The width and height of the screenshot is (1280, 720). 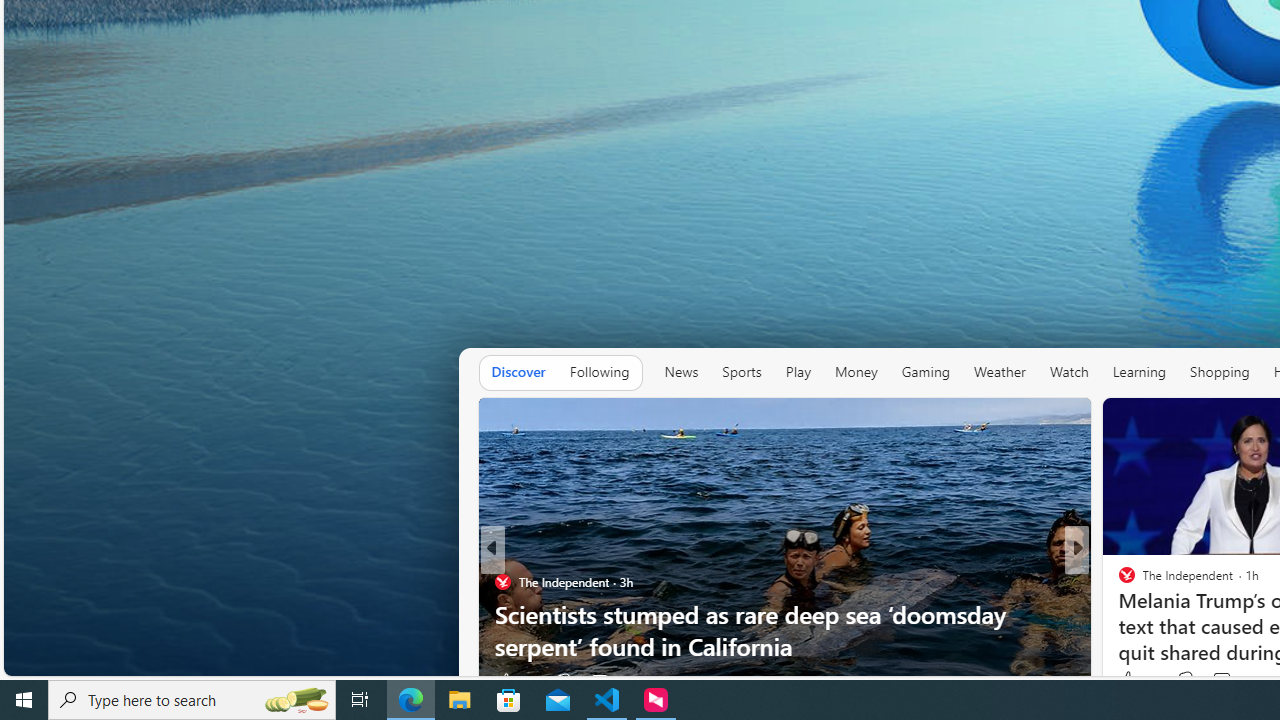 What do you see at coordinates (1223, 680) in the screenshot?
I see `'View comments 58 Comment'` at bounding box center [1223, 680].